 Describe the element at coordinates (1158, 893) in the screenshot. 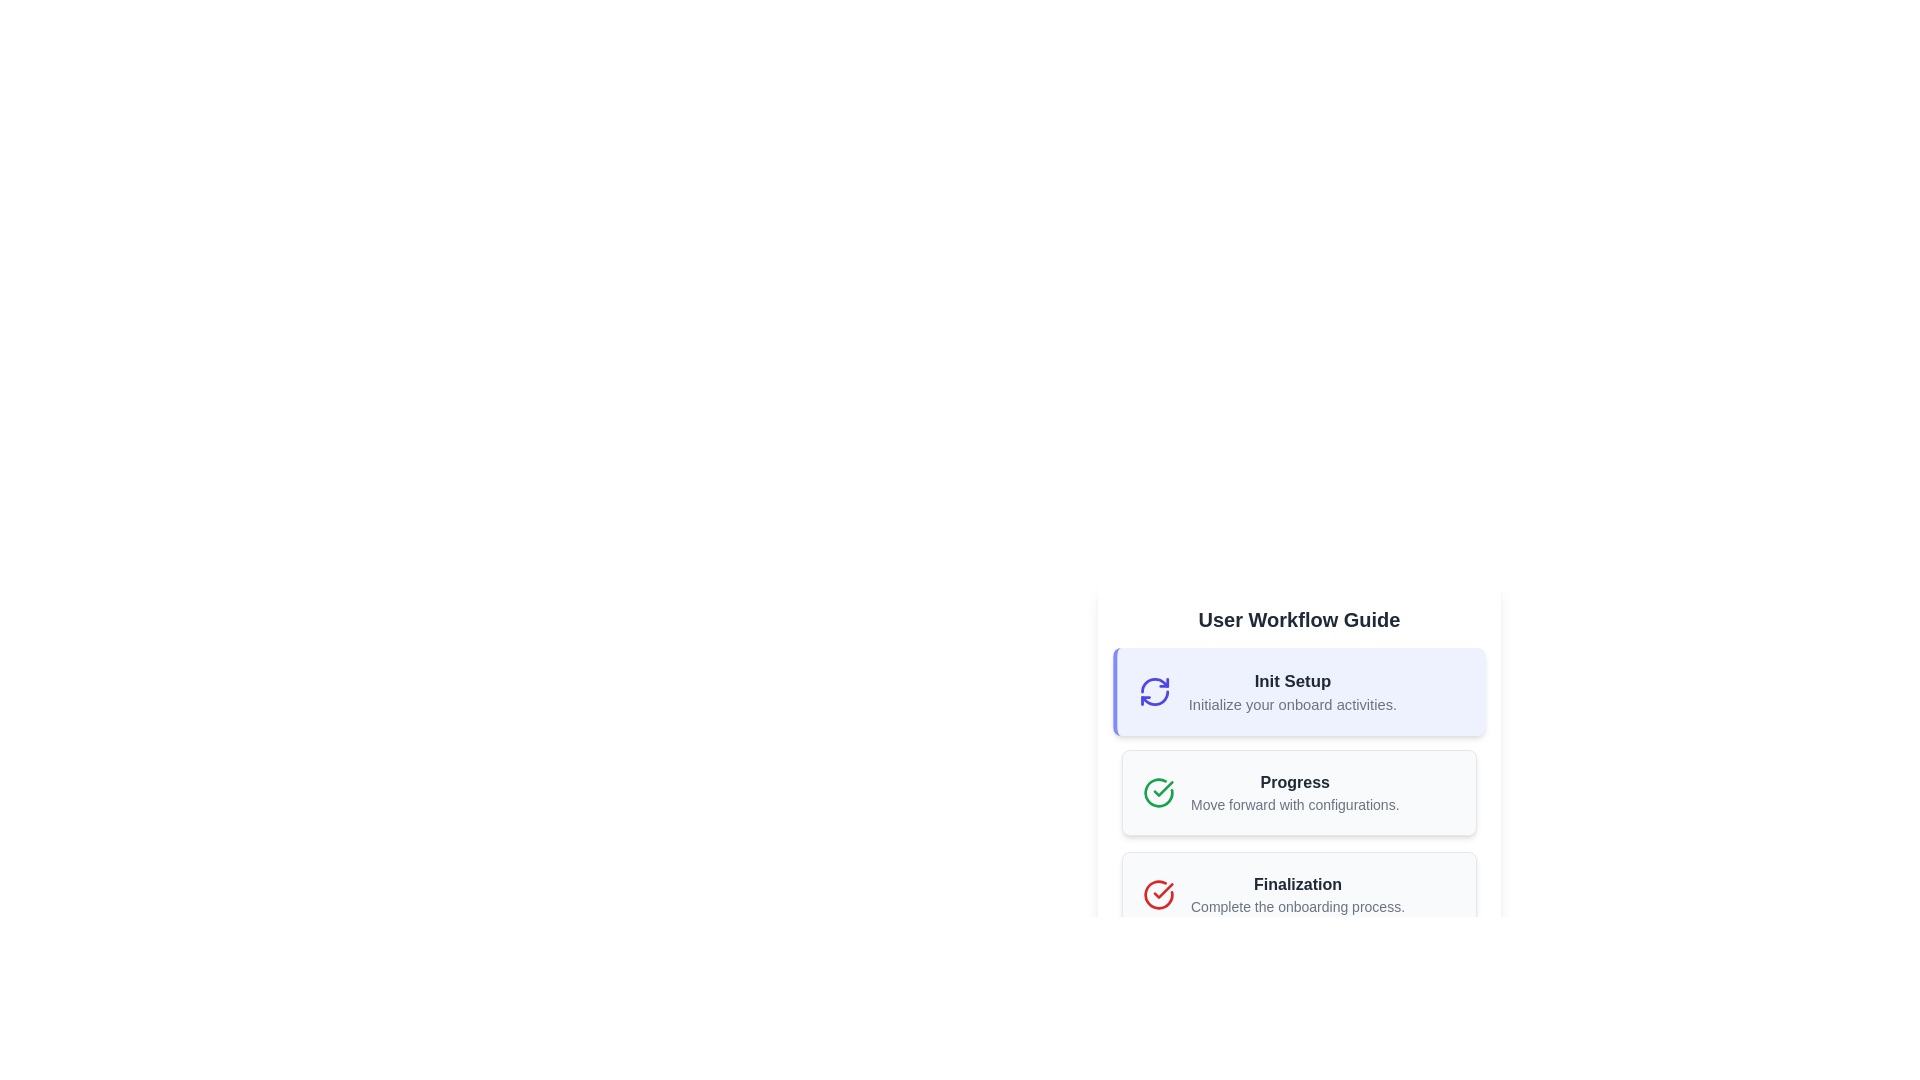

I see `the circular red icon with a white checkmark located in the 'Finalization' section of the 'User Workflow Guide', which indicates a completed task` at that location.